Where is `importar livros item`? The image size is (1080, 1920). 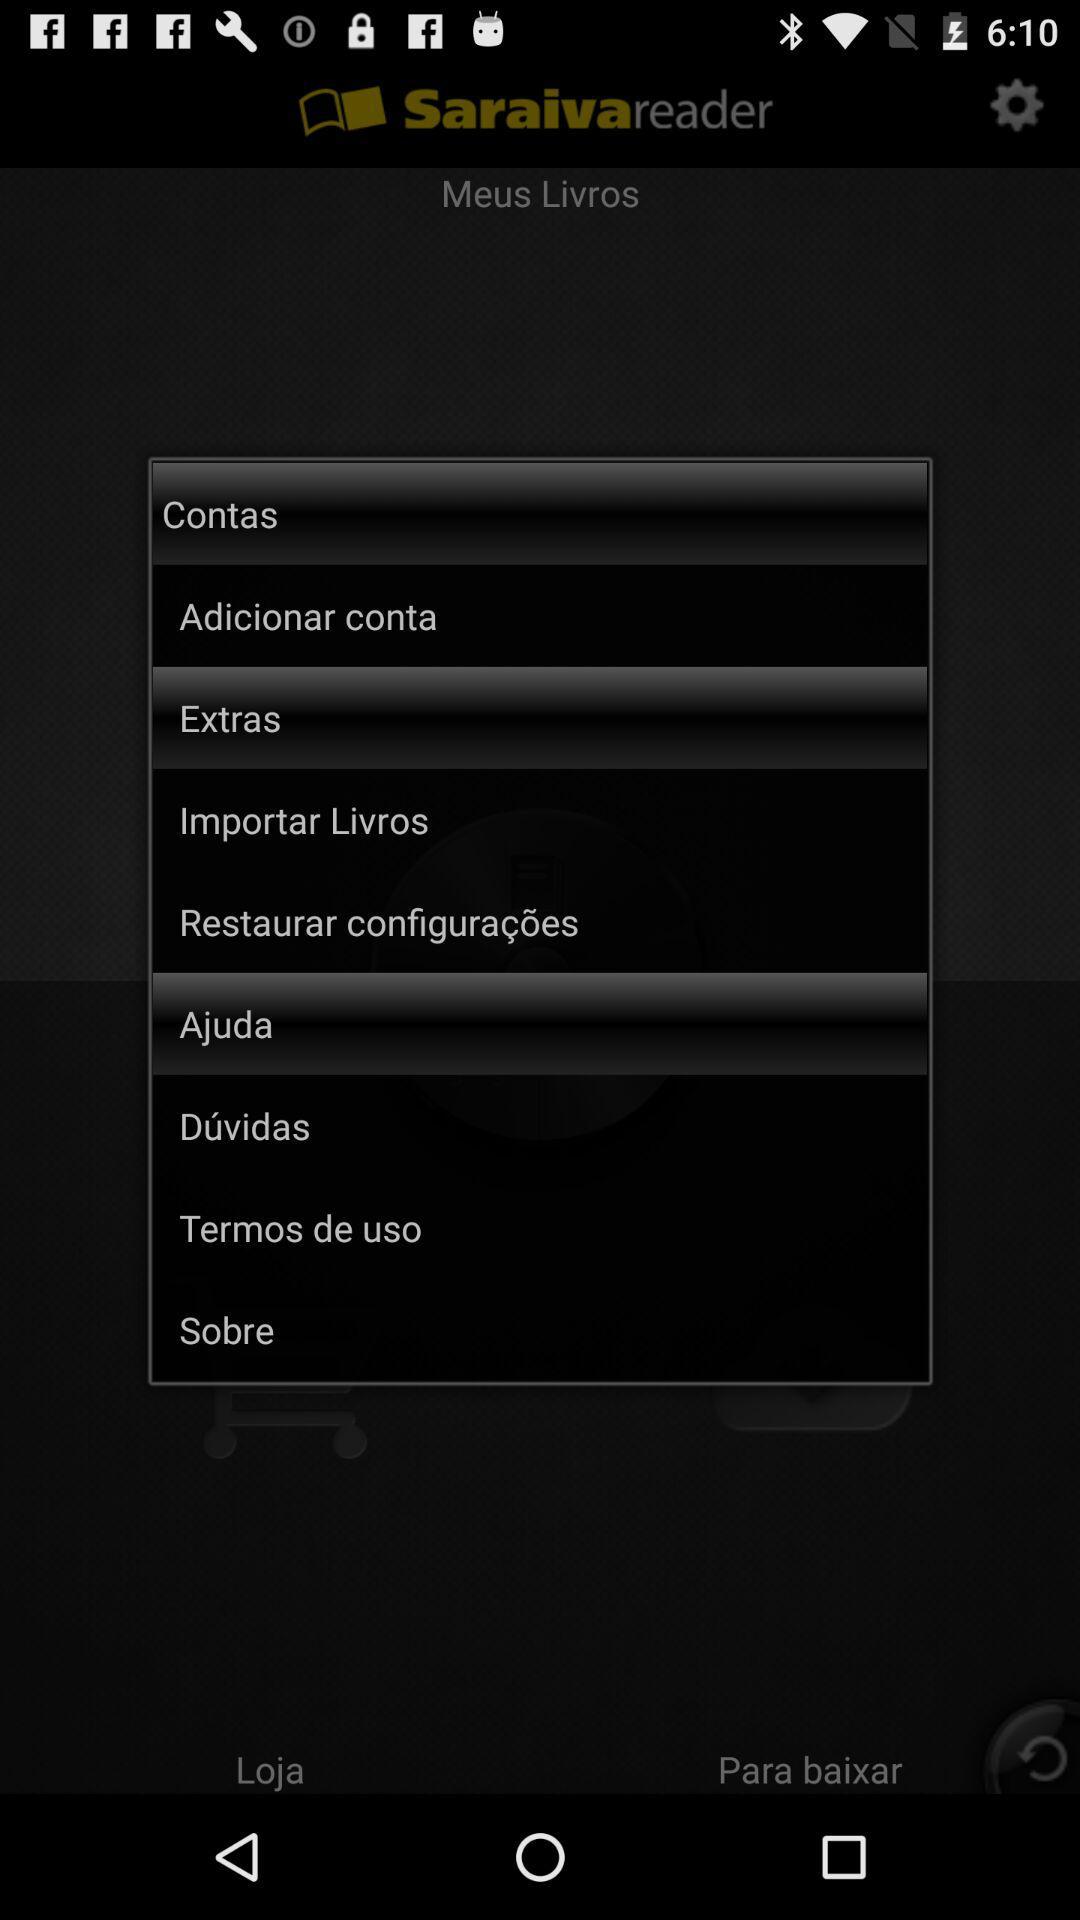
importar livros item is located at coordinates (553, 819).